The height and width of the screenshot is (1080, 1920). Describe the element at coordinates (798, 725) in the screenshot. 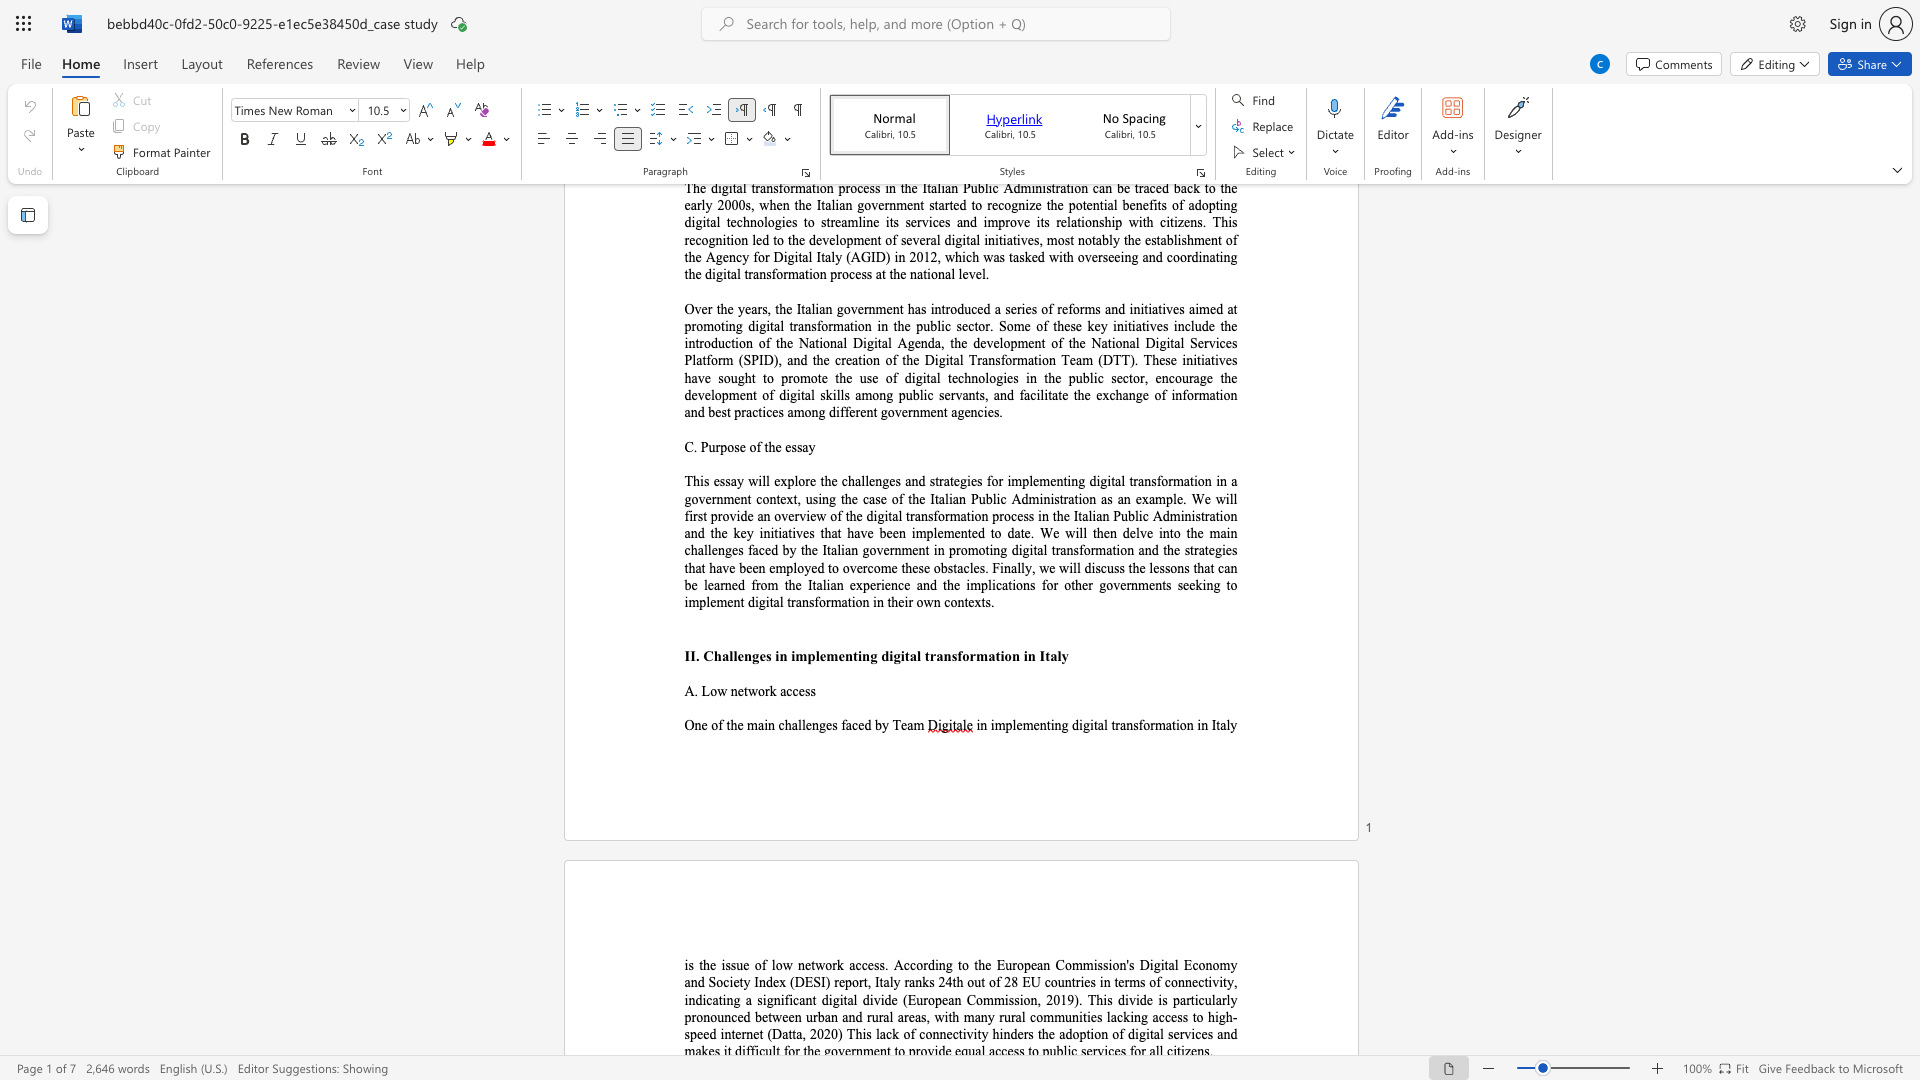

I see `the 1th character "l" in the text` at that location.